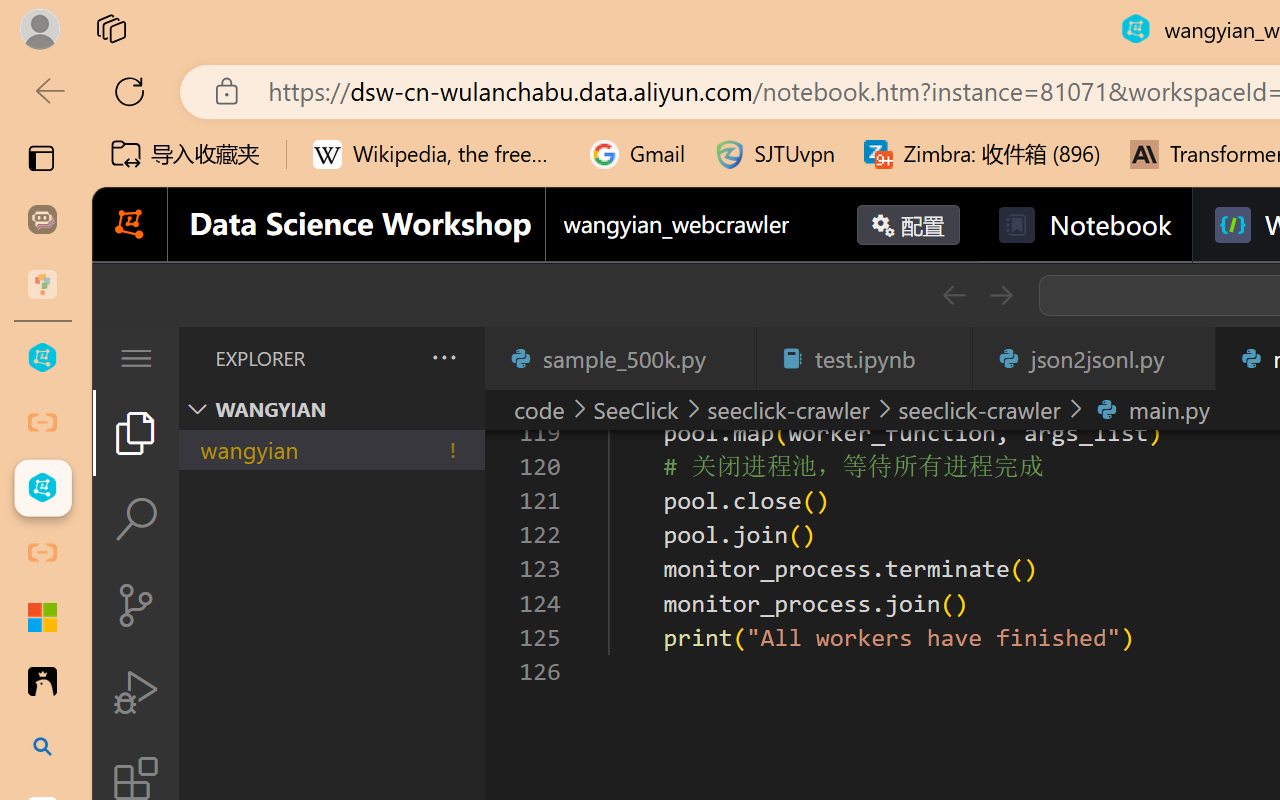  I want to click on 'Views and More Actions...', so click(441, 357).